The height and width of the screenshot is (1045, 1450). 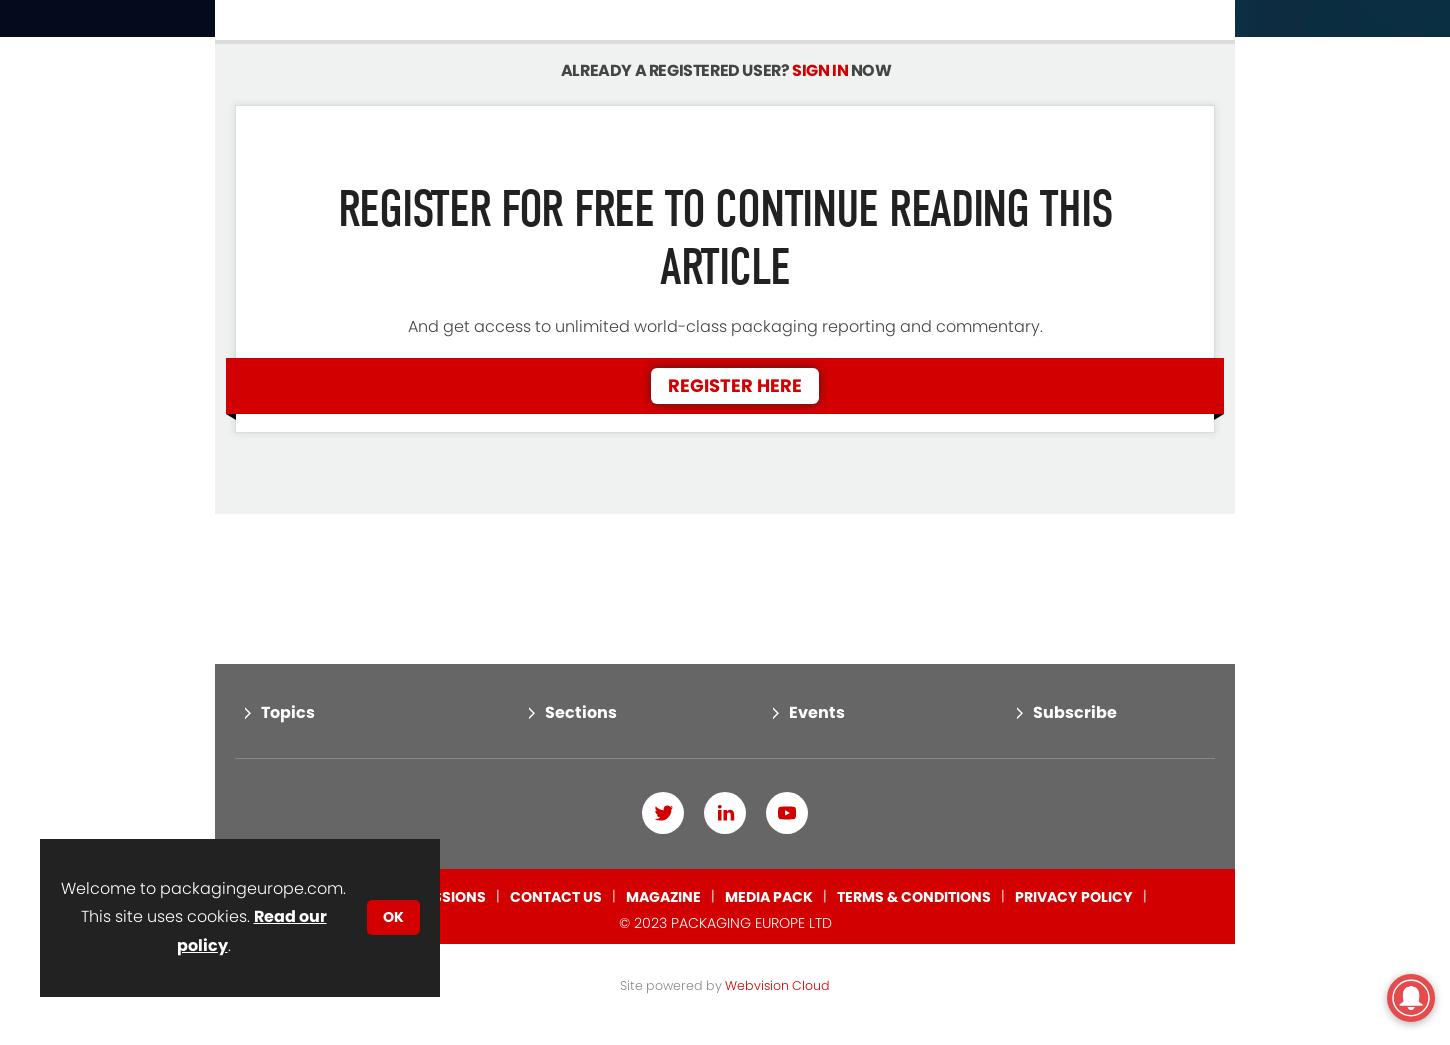 I want to click on 'Site powered by', so click(x=619, y=903).